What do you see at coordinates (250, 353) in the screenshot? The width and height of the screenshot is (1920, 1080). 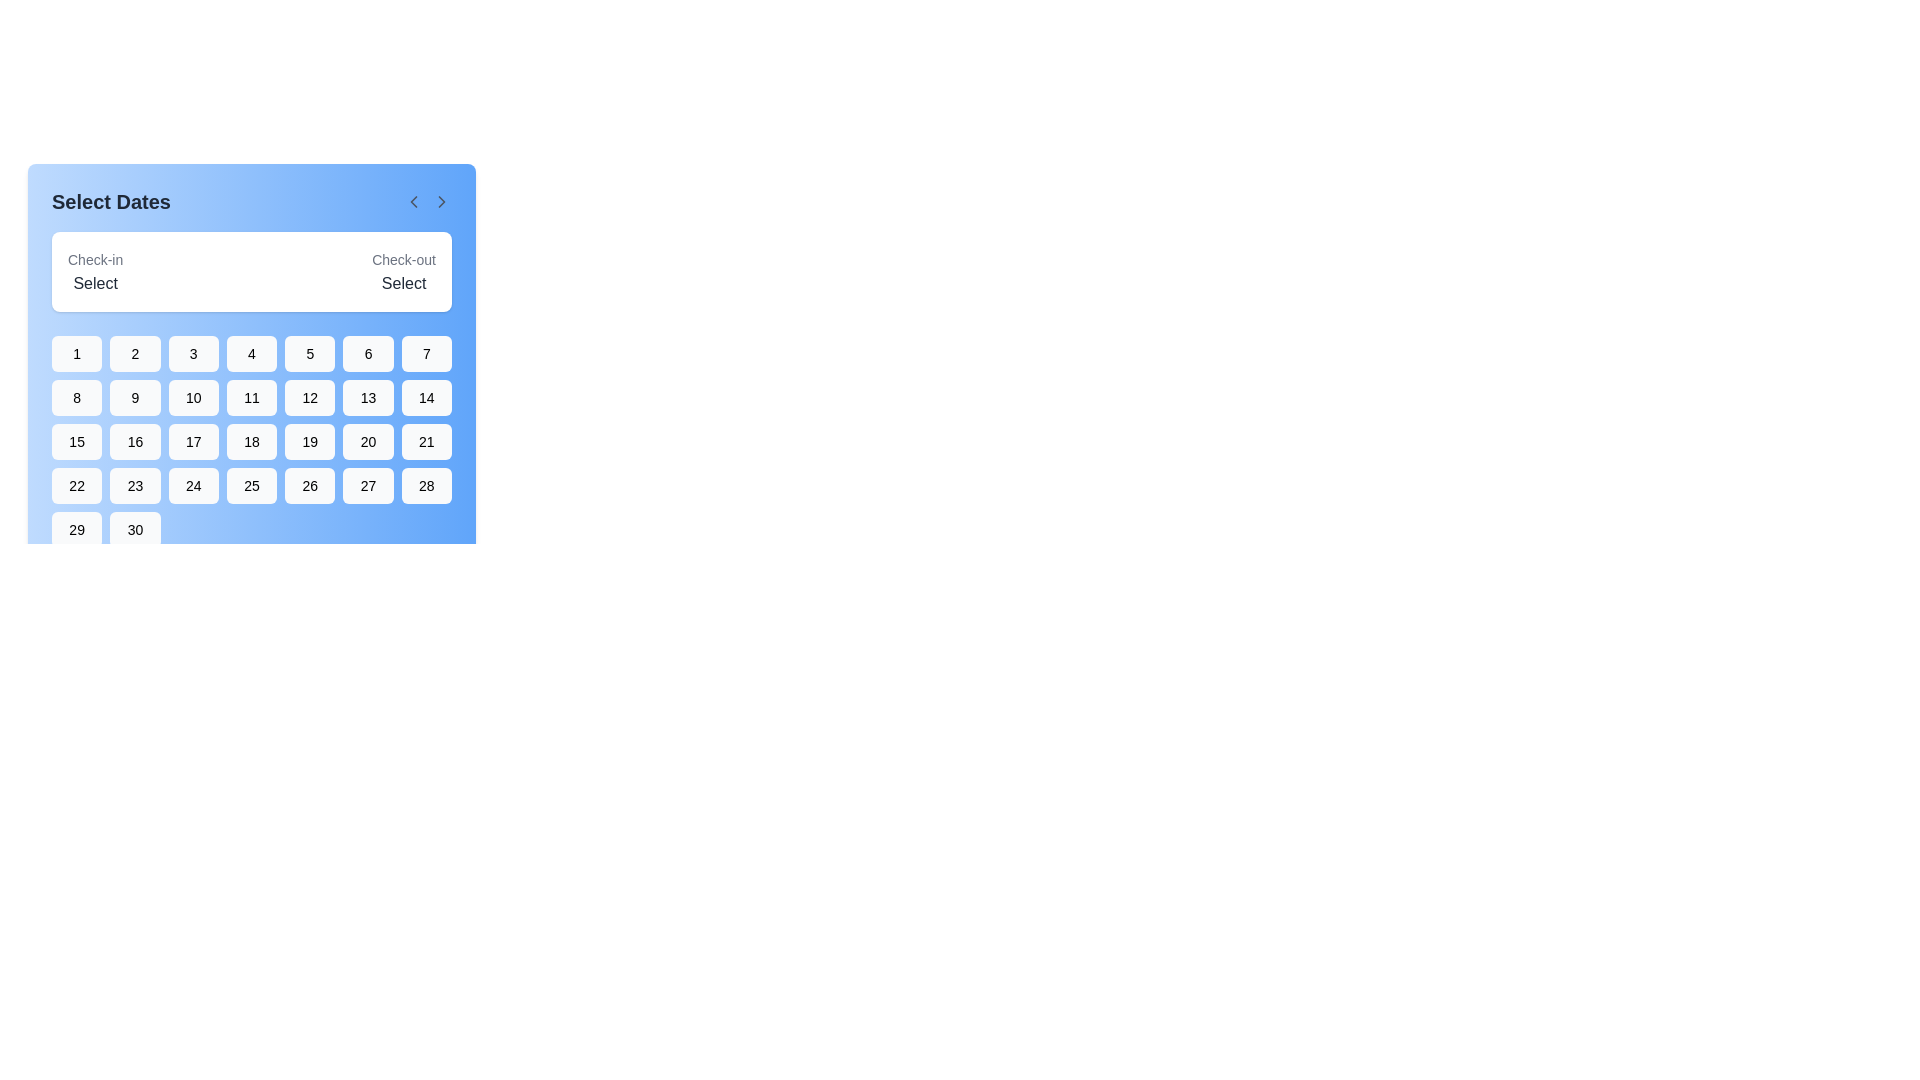 I see `the button representing the numeral '4' in the date picker interface` at bounding box center [250, 353].